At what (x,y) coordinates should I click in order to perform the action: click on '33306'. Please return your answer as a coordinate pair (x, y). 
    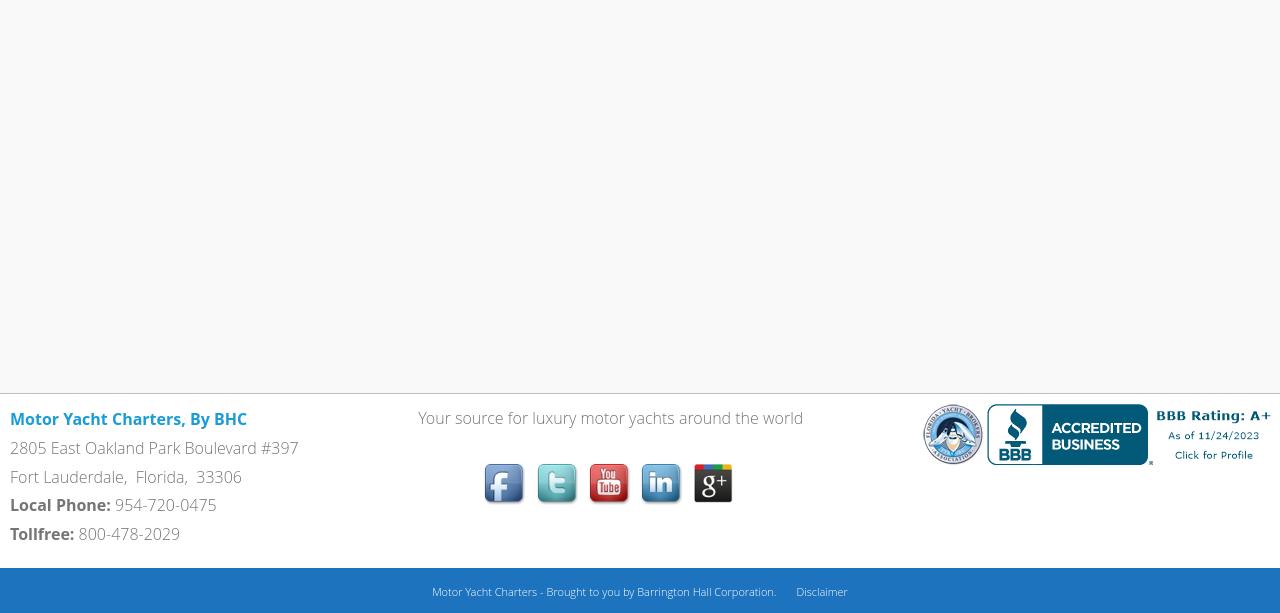
    Looking at the image, I should click on (218, 475).